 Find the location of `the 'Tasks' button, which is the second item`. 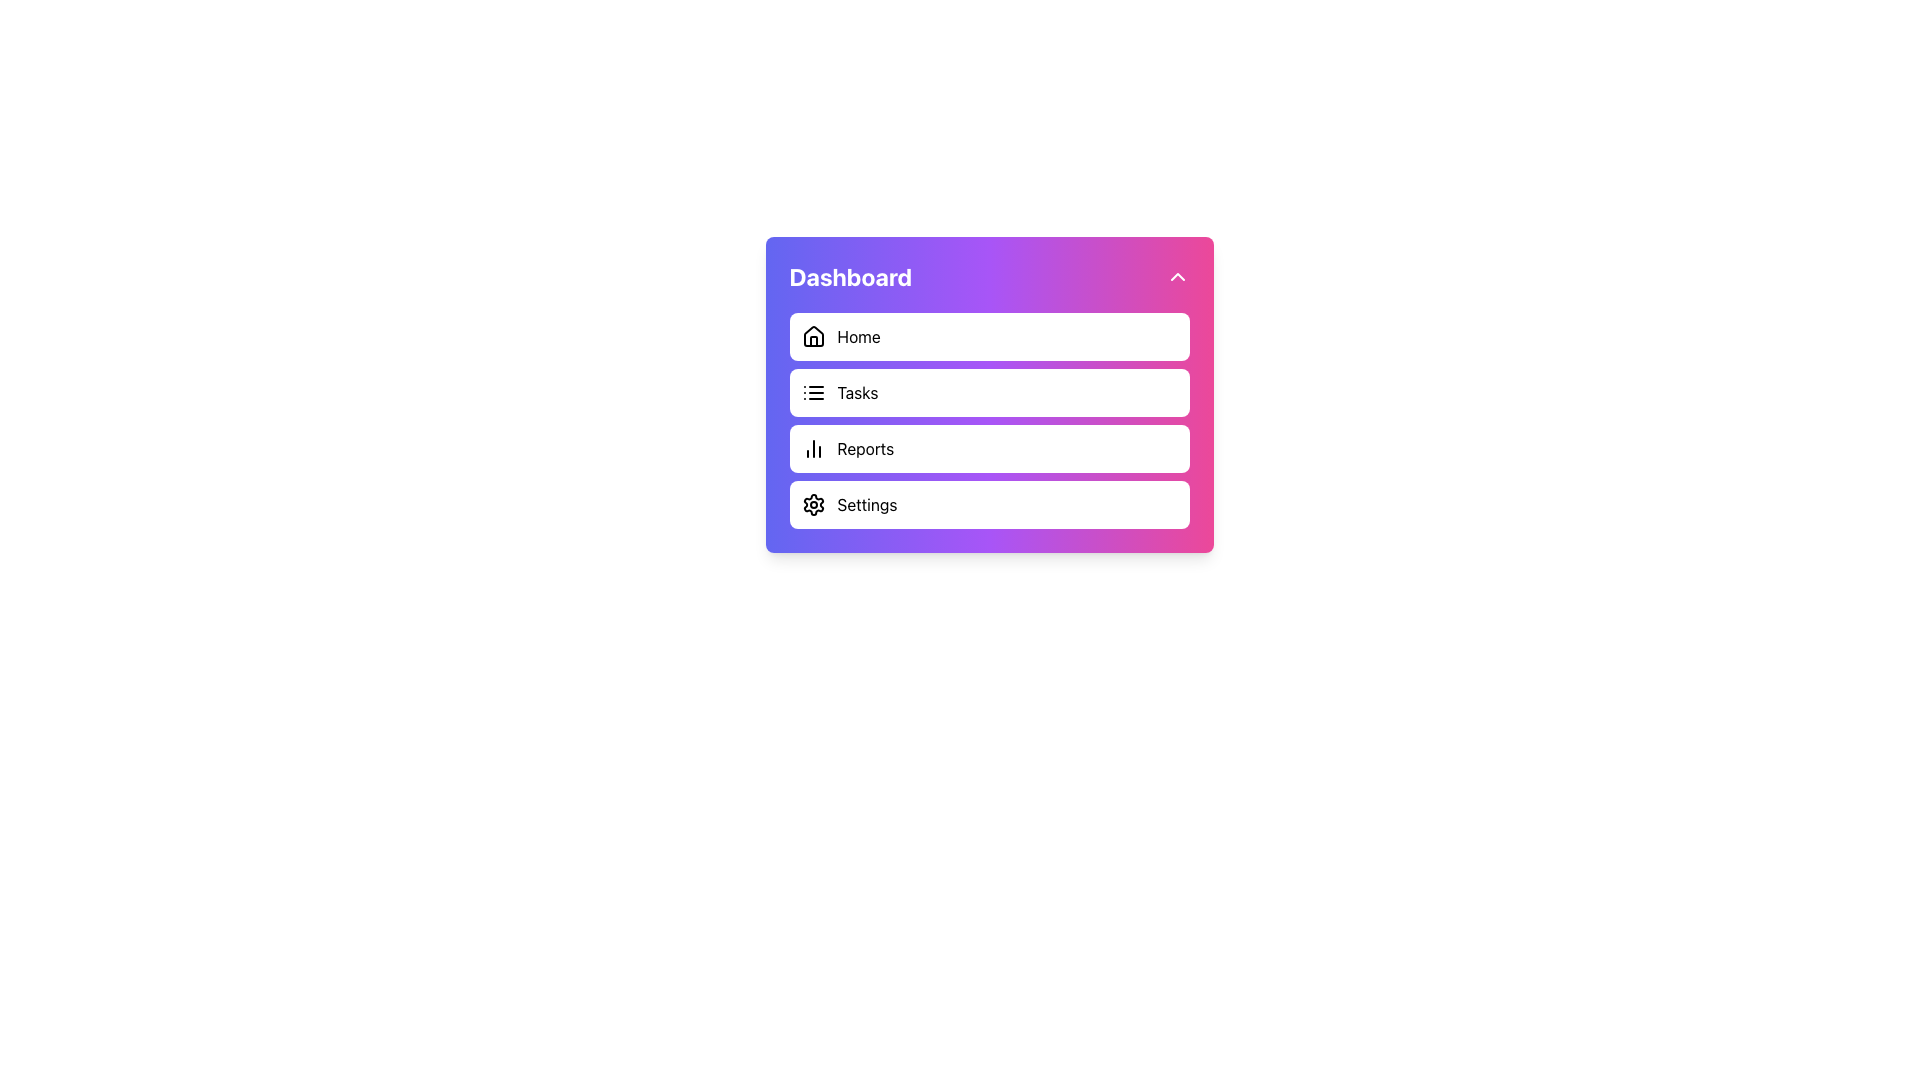

the 'Tasks' button, which is the second item is located at coordinates (989, 393).